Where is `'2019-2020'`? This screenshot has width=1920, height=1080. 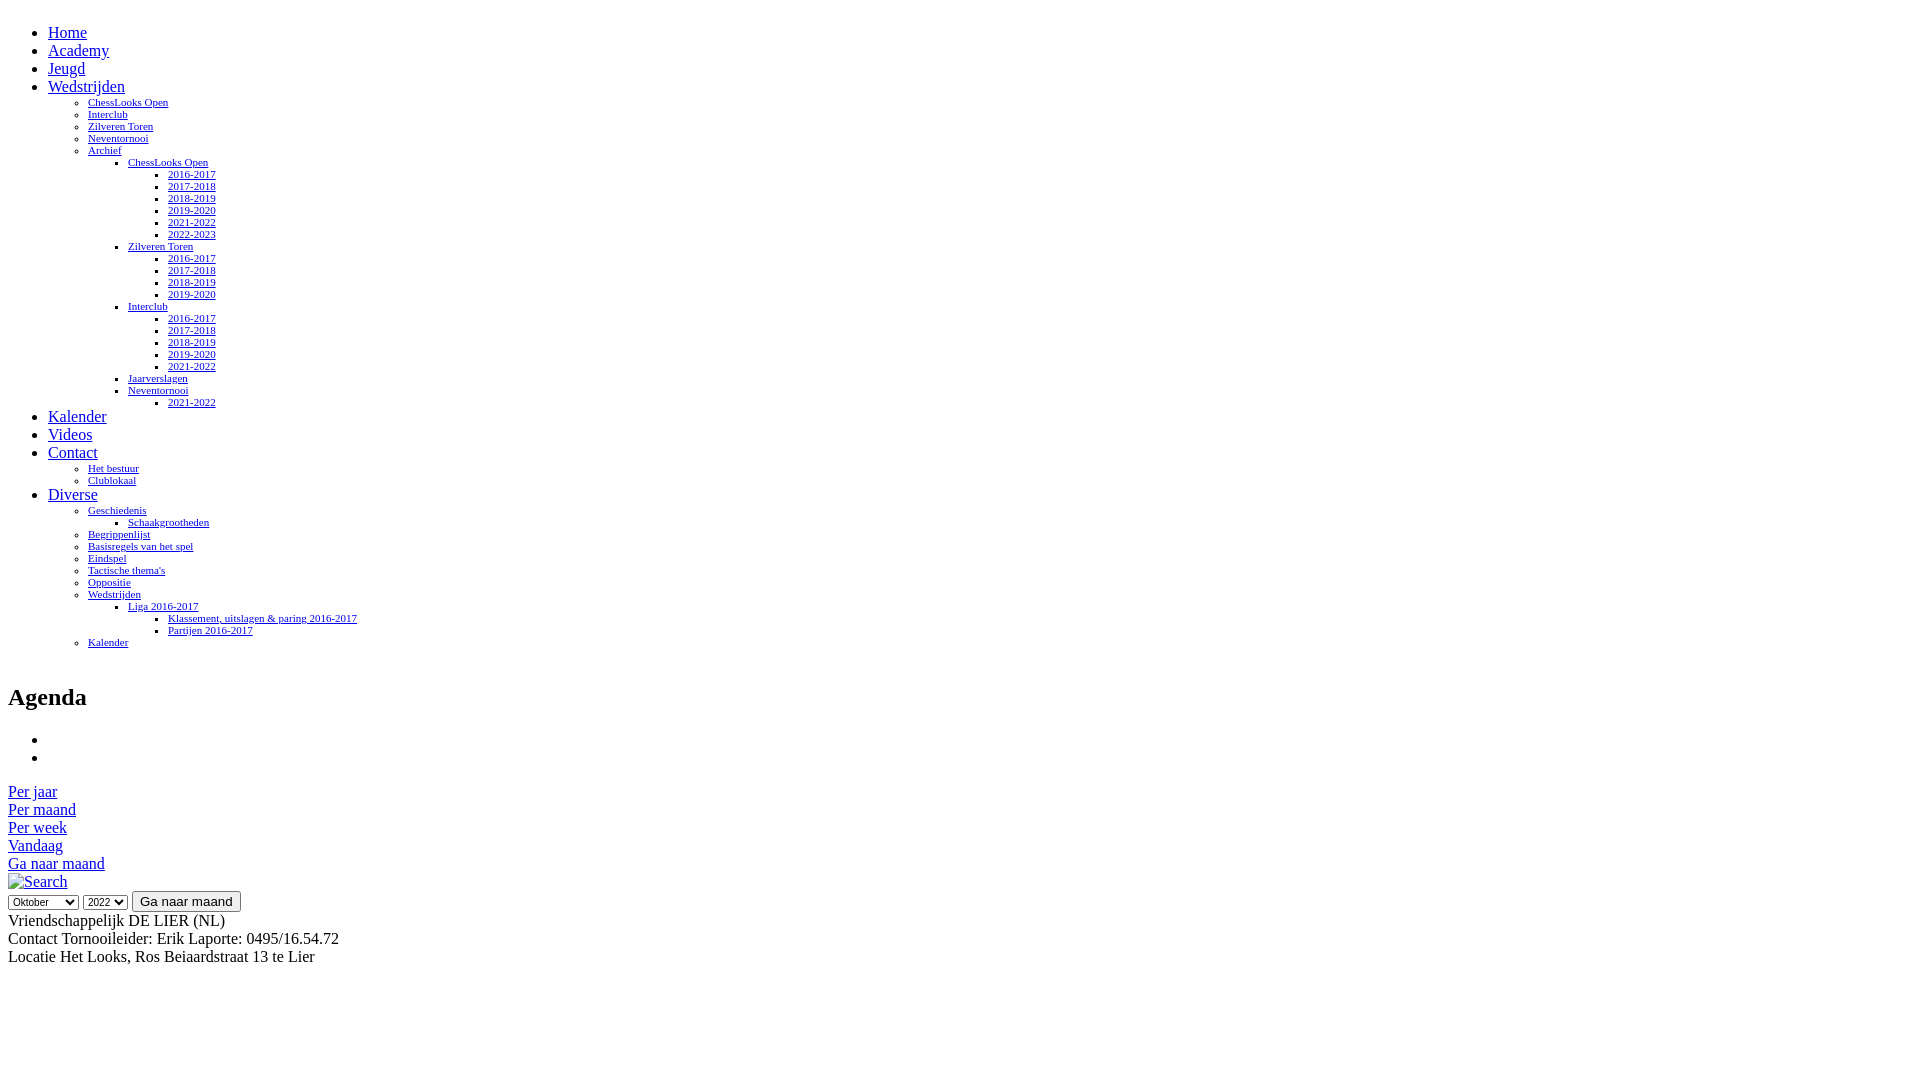
'2019-2020' is located at coordinates (192, 209).